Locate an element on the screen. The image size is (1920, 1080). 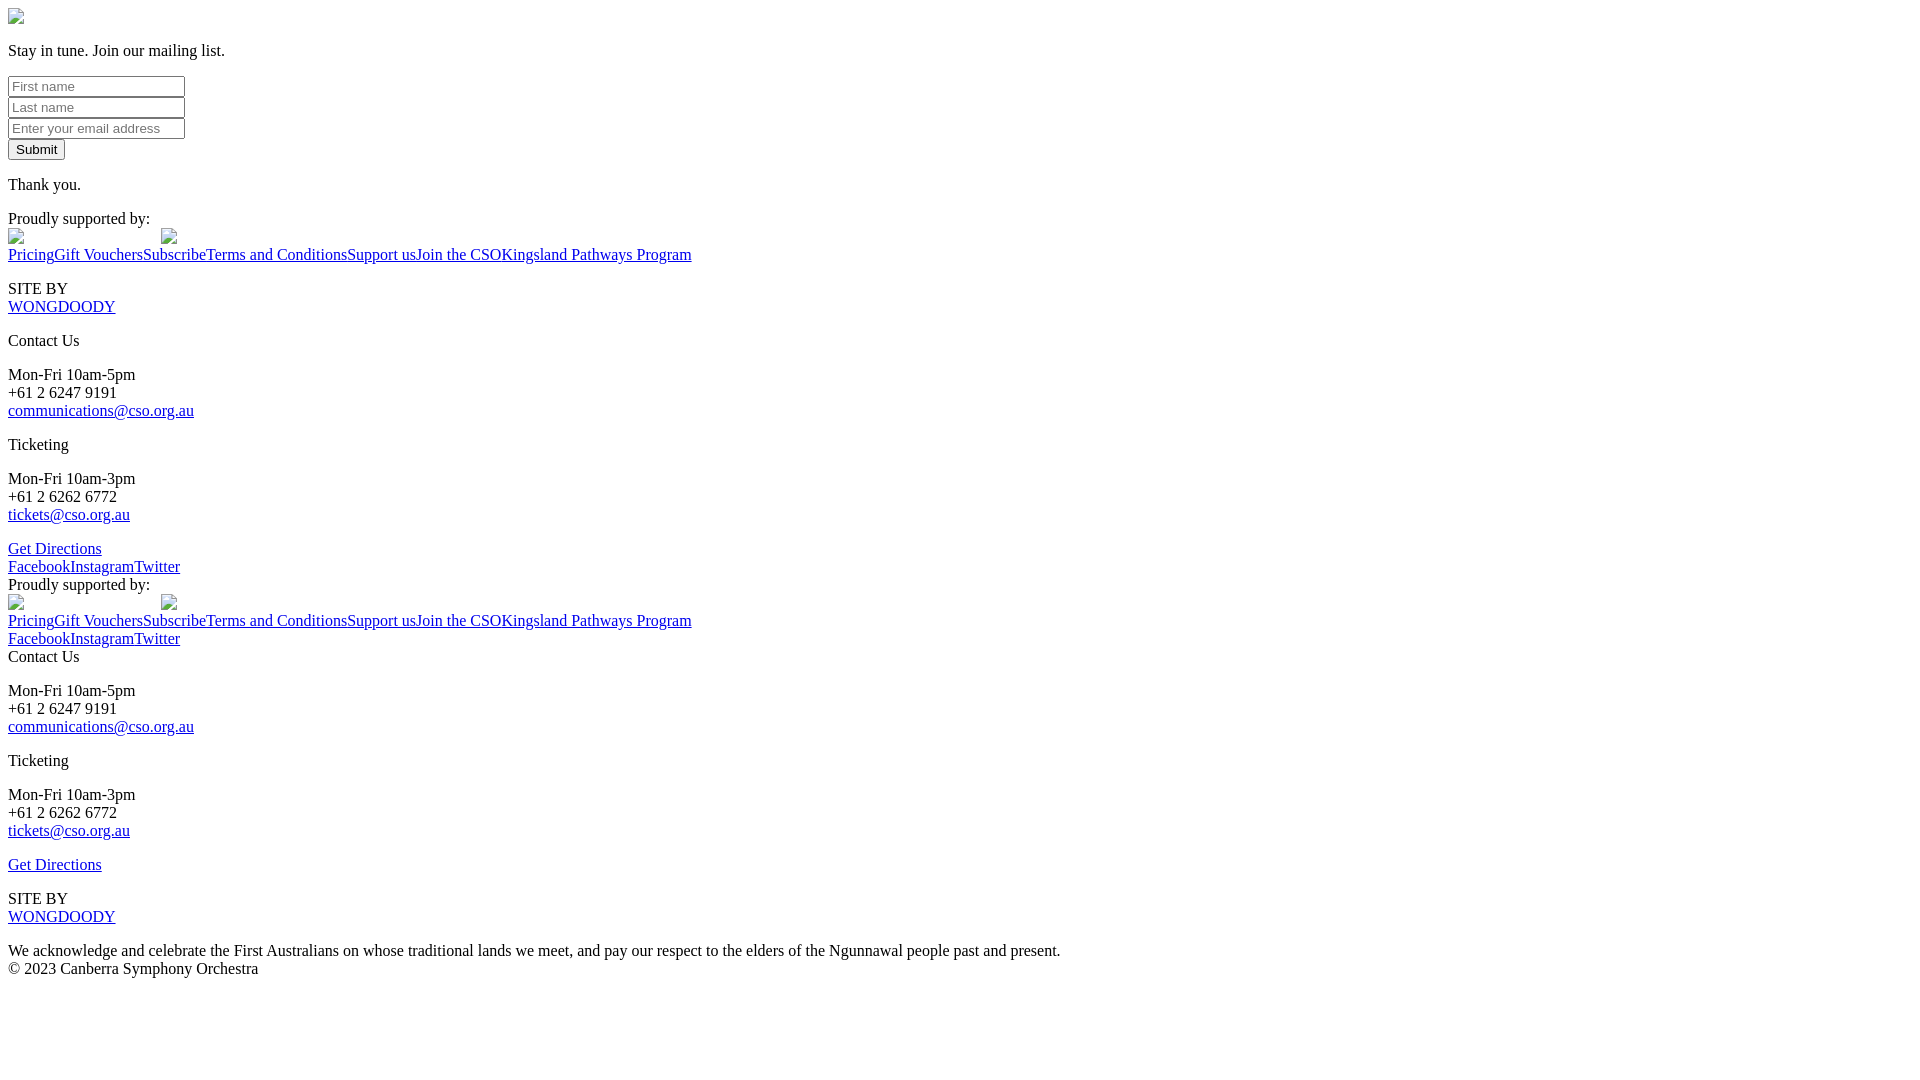
'Pricing' is located at coordinates (30, 619).